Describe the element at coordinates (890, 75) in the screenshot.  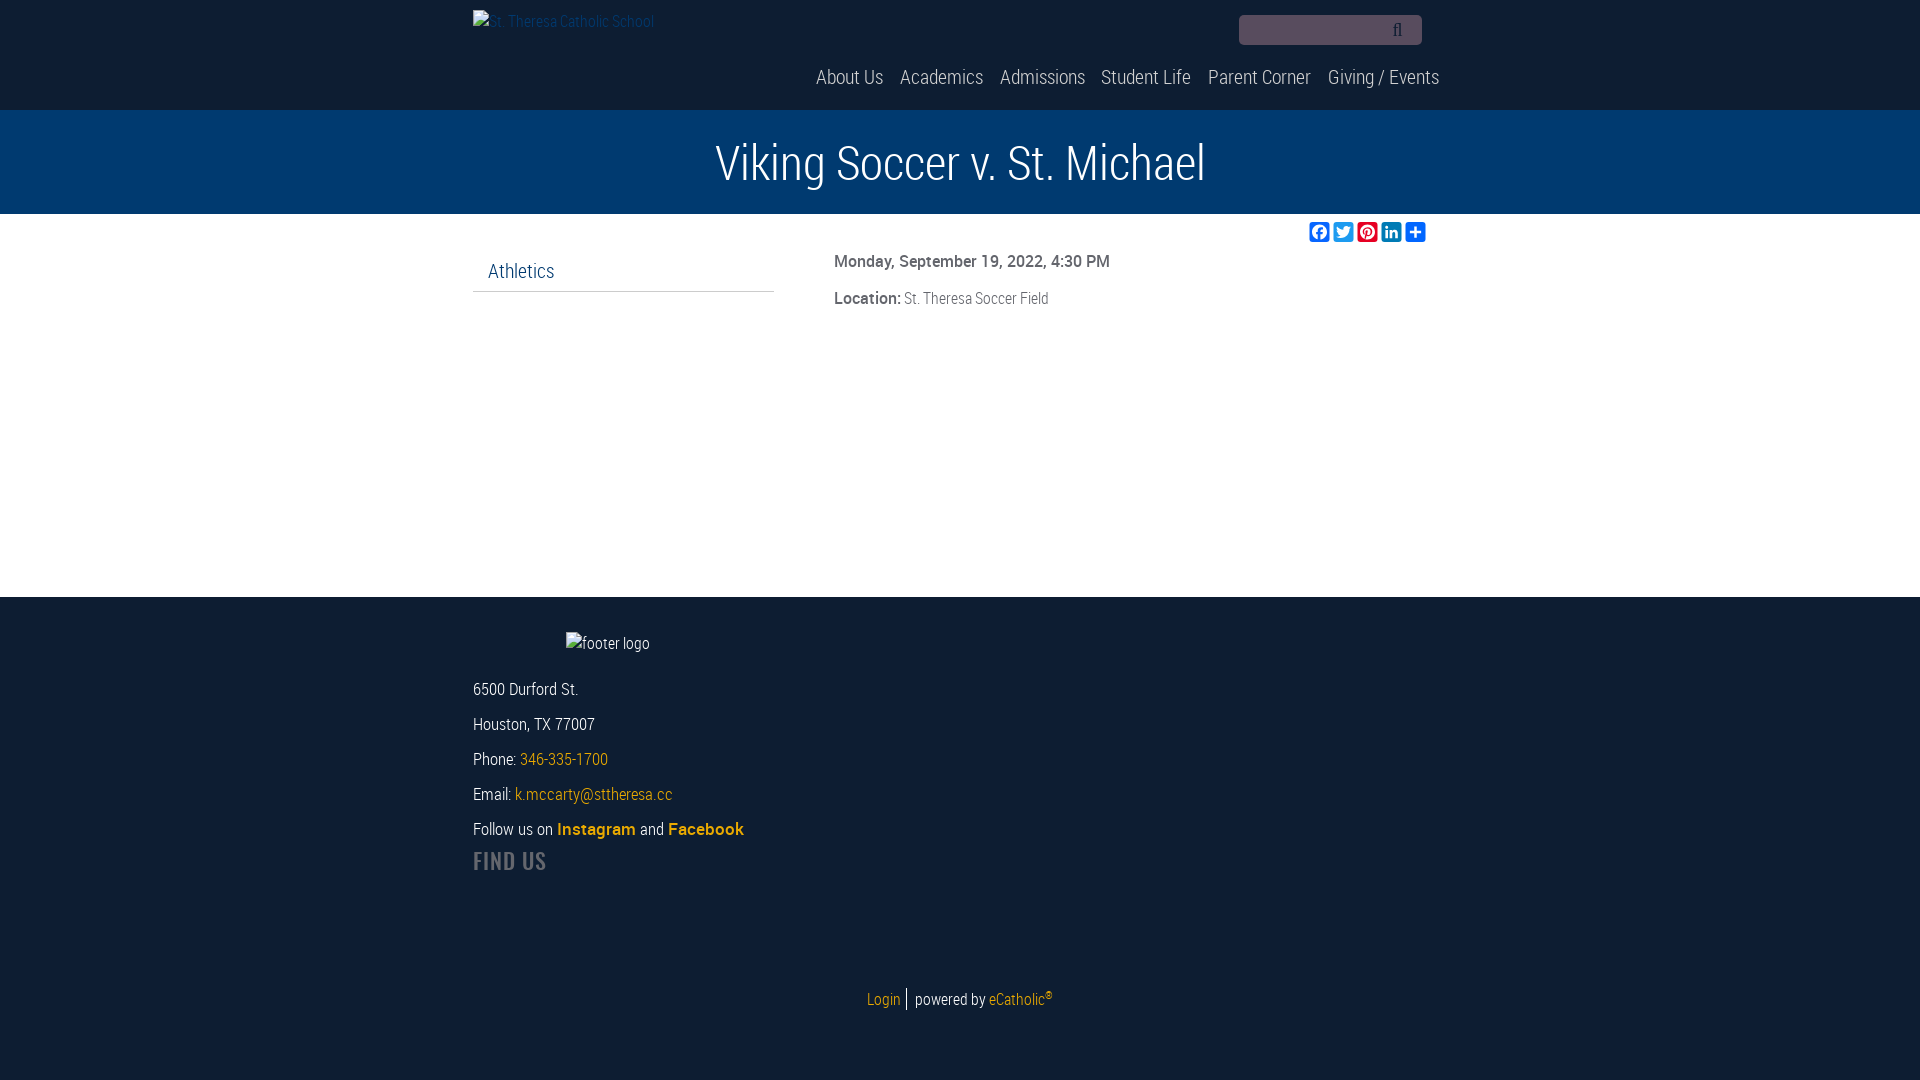
I see `'Academics'` at that location.